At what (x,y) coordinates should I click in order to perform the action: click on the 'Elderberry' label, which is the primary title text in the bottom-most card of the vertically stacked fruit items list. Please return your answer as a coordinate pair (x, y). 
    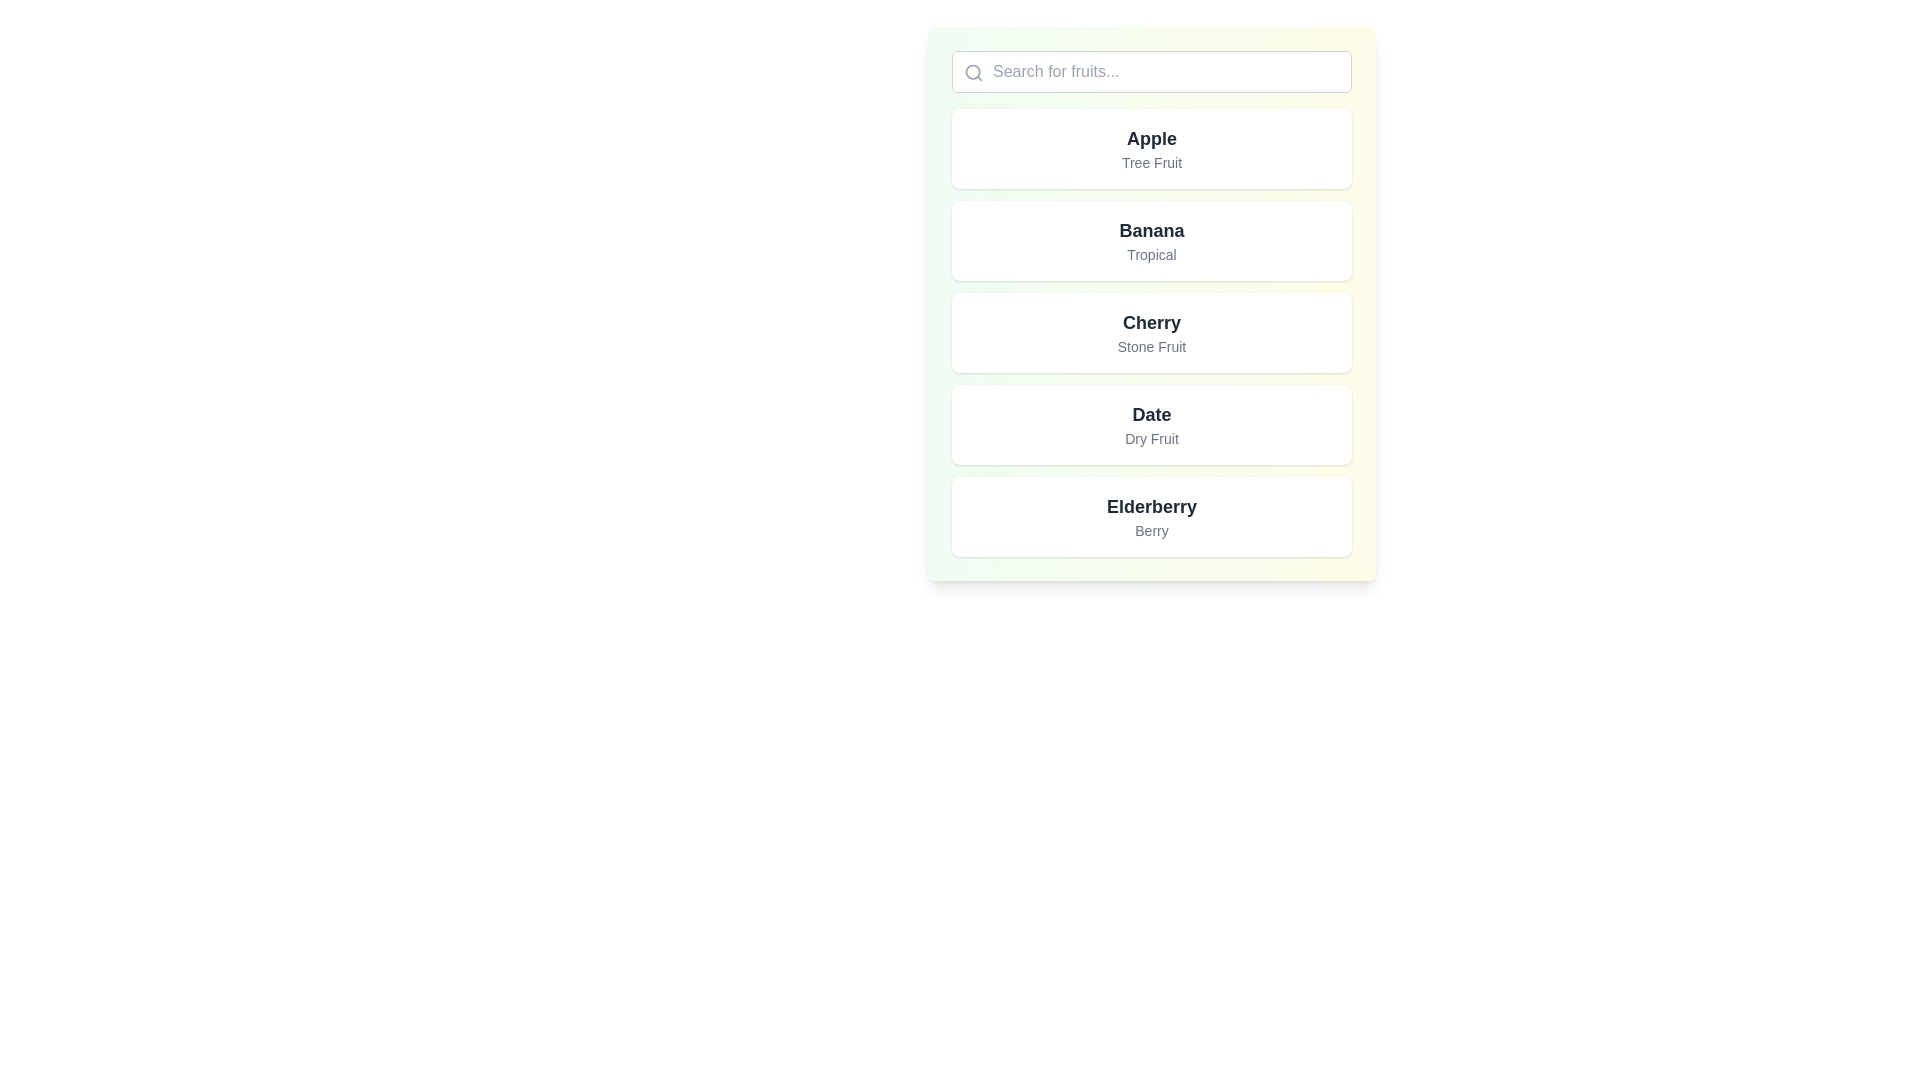
    Looking at the image, I should click on (1152, 505).